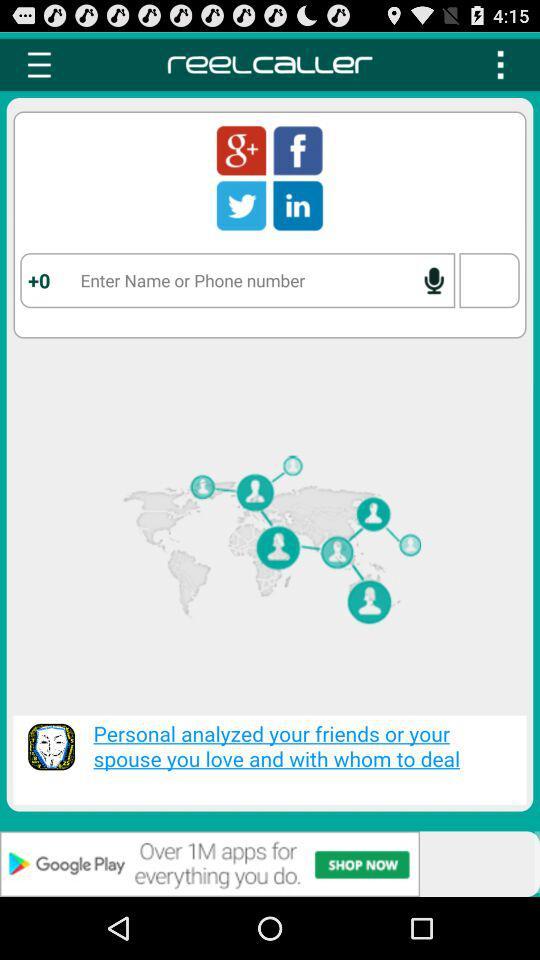 Image resolution: width=540 pixels, height=960 pixels. I want to click on the menu icon, so click(39, 69).